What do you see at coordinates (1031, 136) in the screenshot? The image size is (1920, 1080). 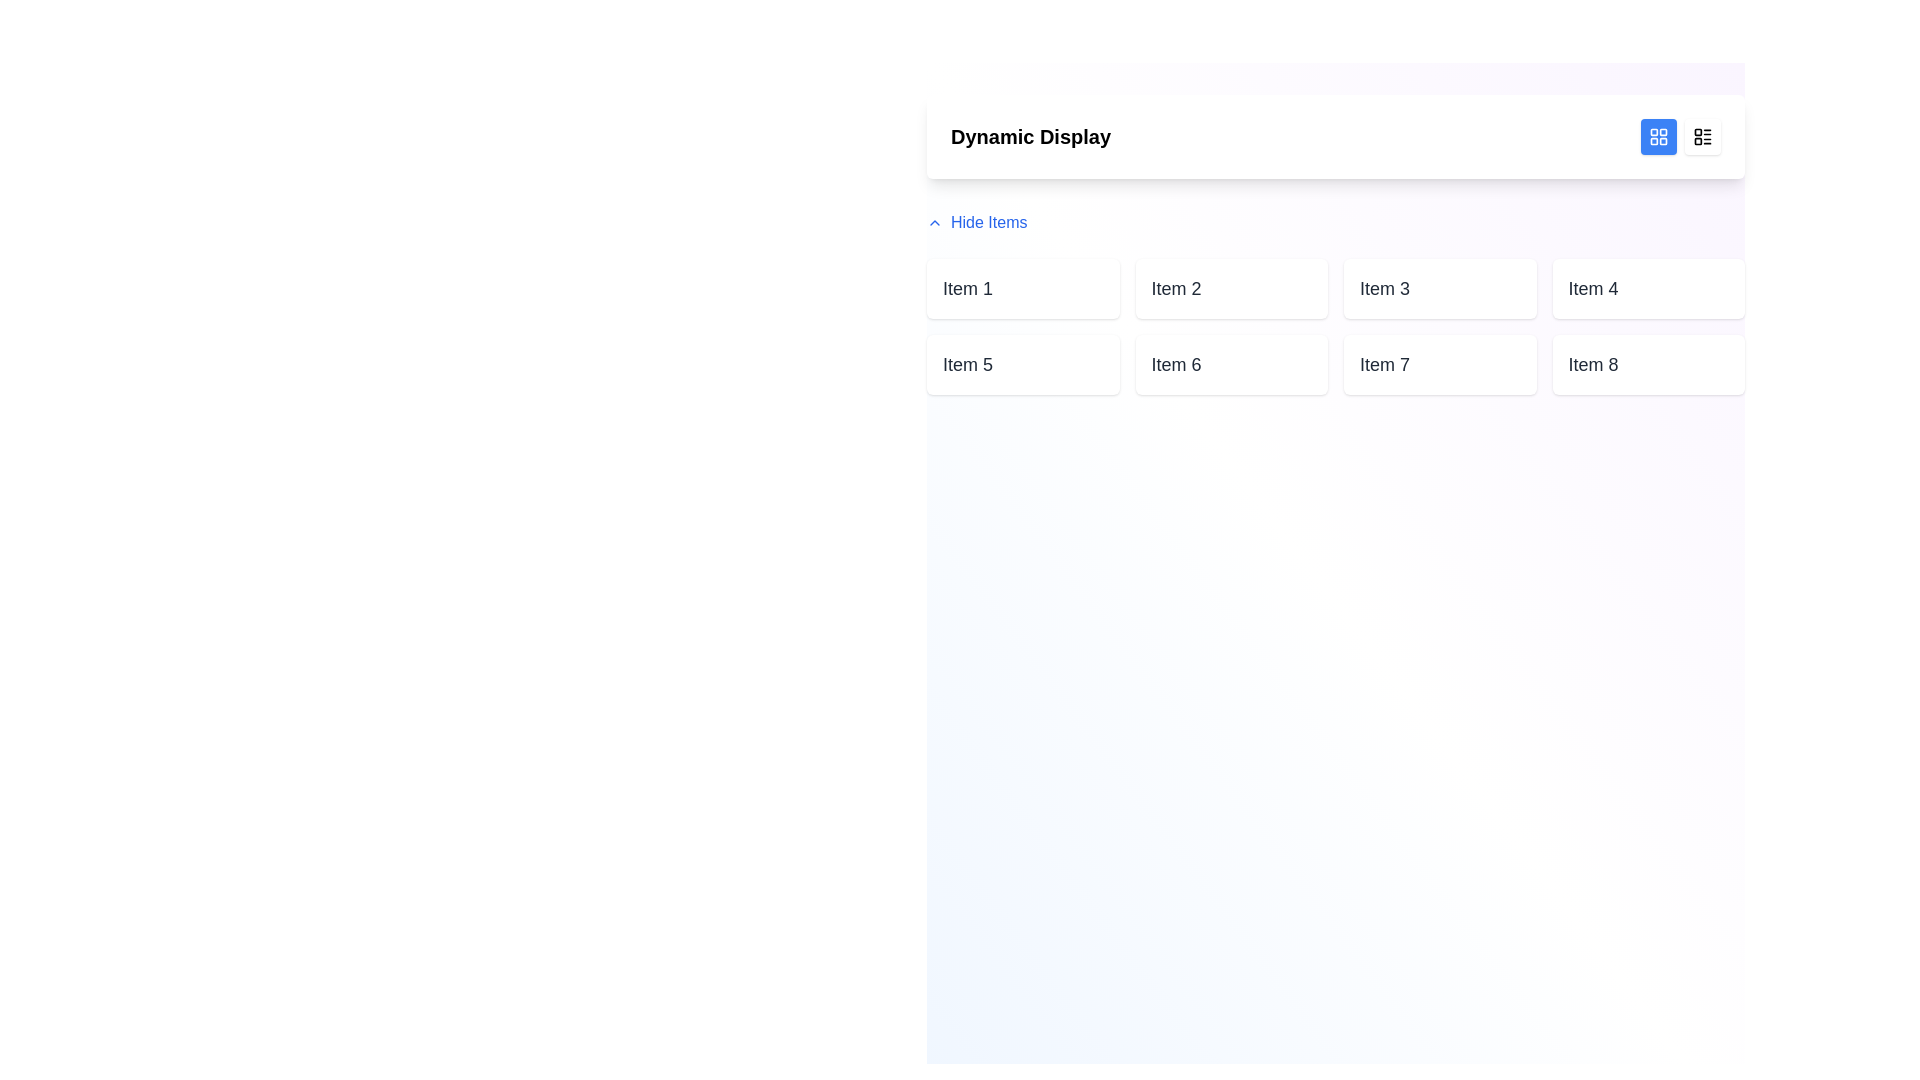 I see `the text label that serves as a section or page title, positioned at the top of the interface and to the left of buttons or icons` at bounding box center [1031, 136].